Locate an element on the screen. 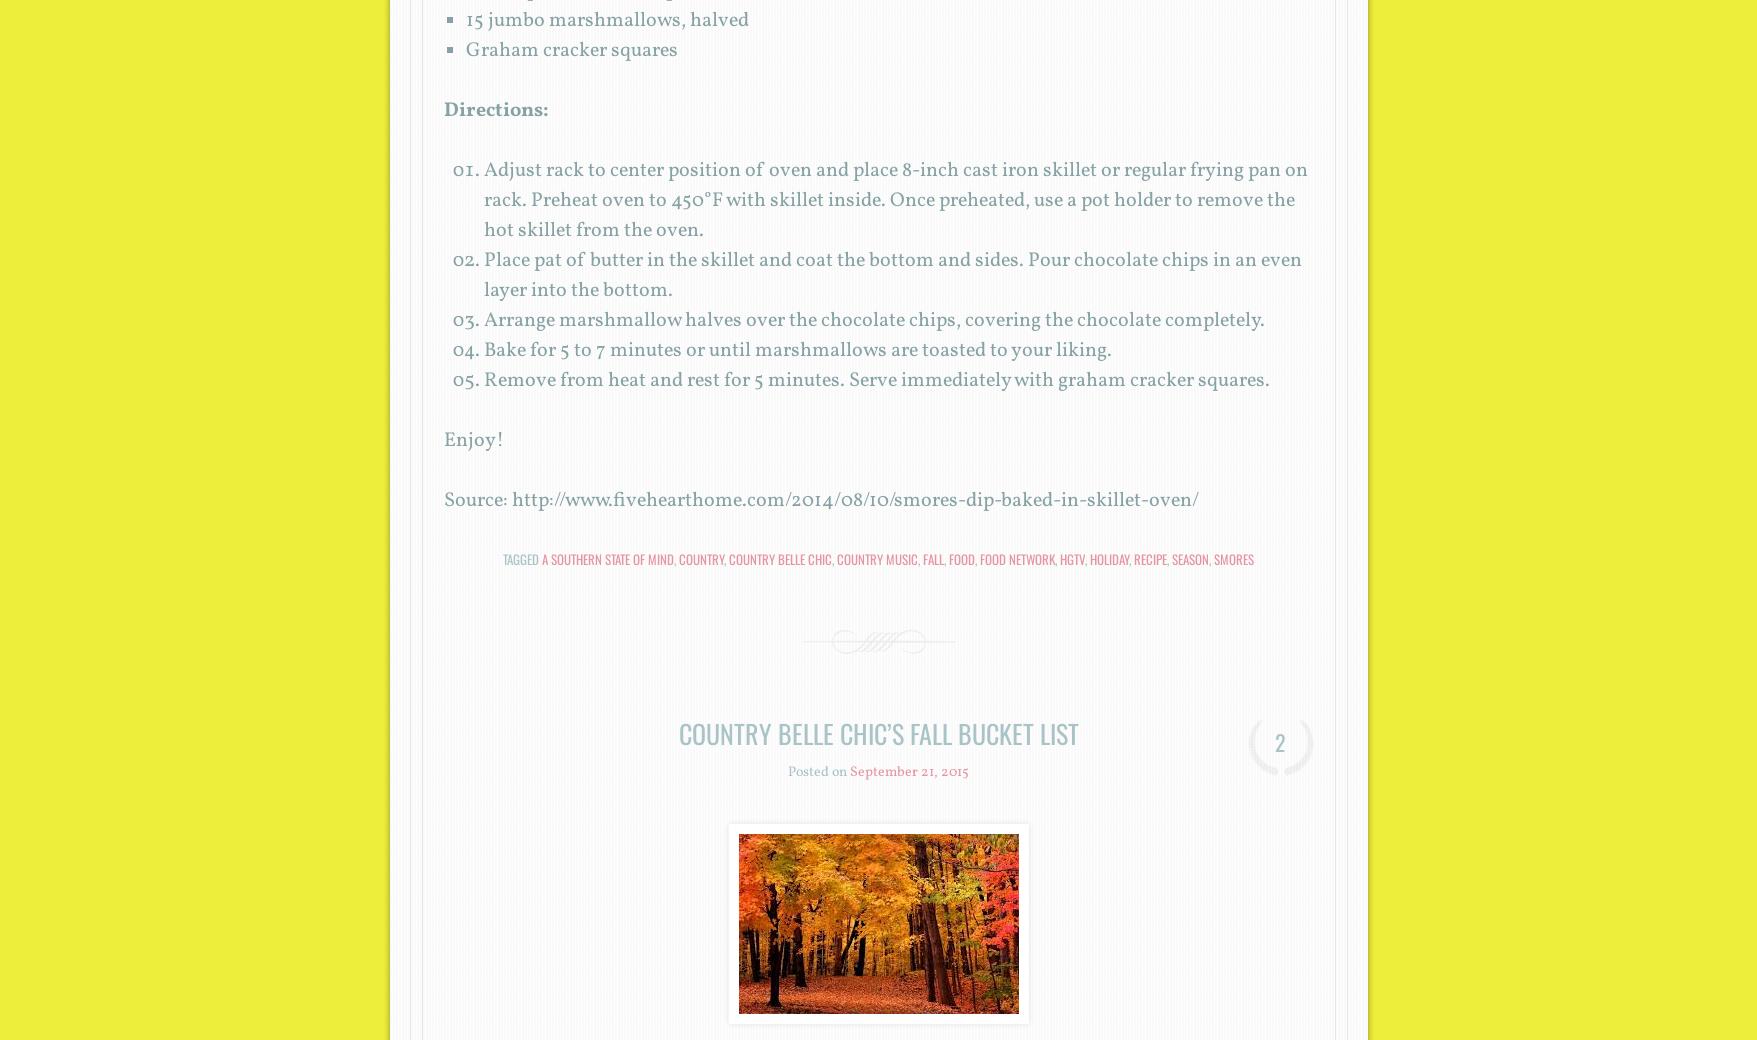 The image size is (1757, 1040). 'September 21, 2015' is located at coordinates (850, 772).